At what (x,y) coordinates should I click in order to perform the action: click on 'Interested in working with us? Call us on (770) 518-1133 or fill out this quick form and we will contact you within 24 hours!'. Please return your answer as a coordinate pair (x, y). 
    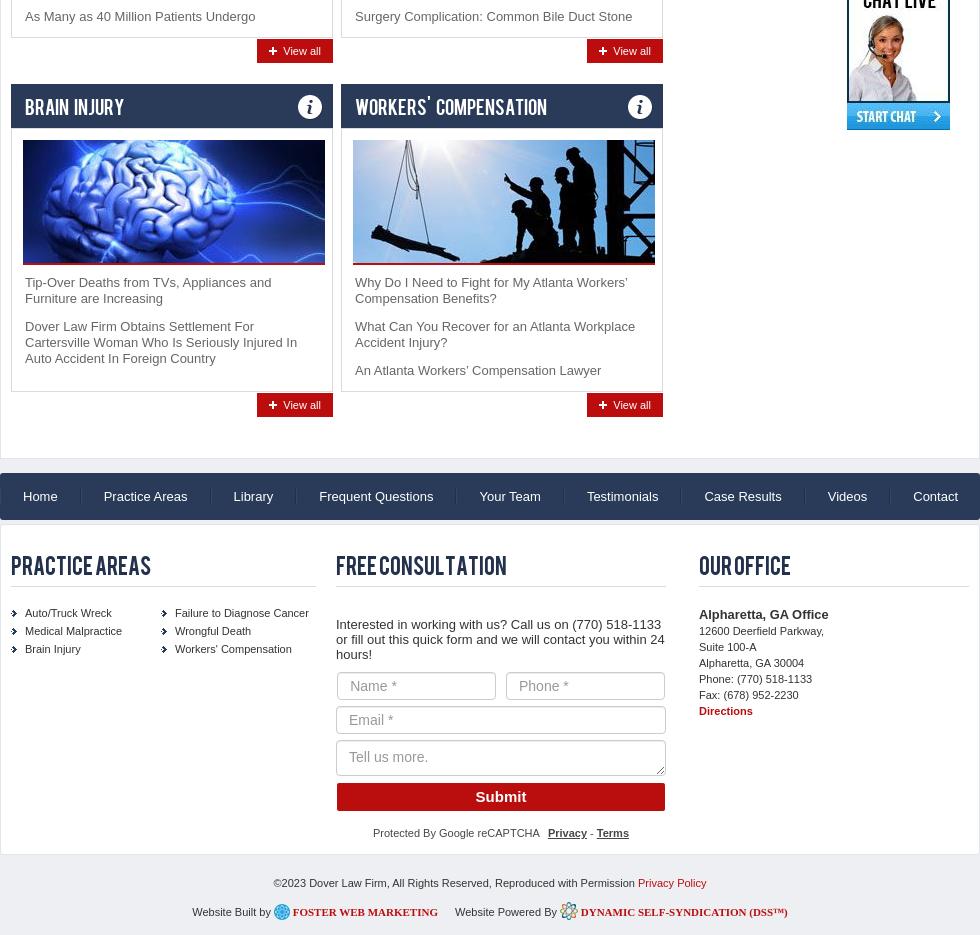
    Looking at the image, I should click on (499, 639).